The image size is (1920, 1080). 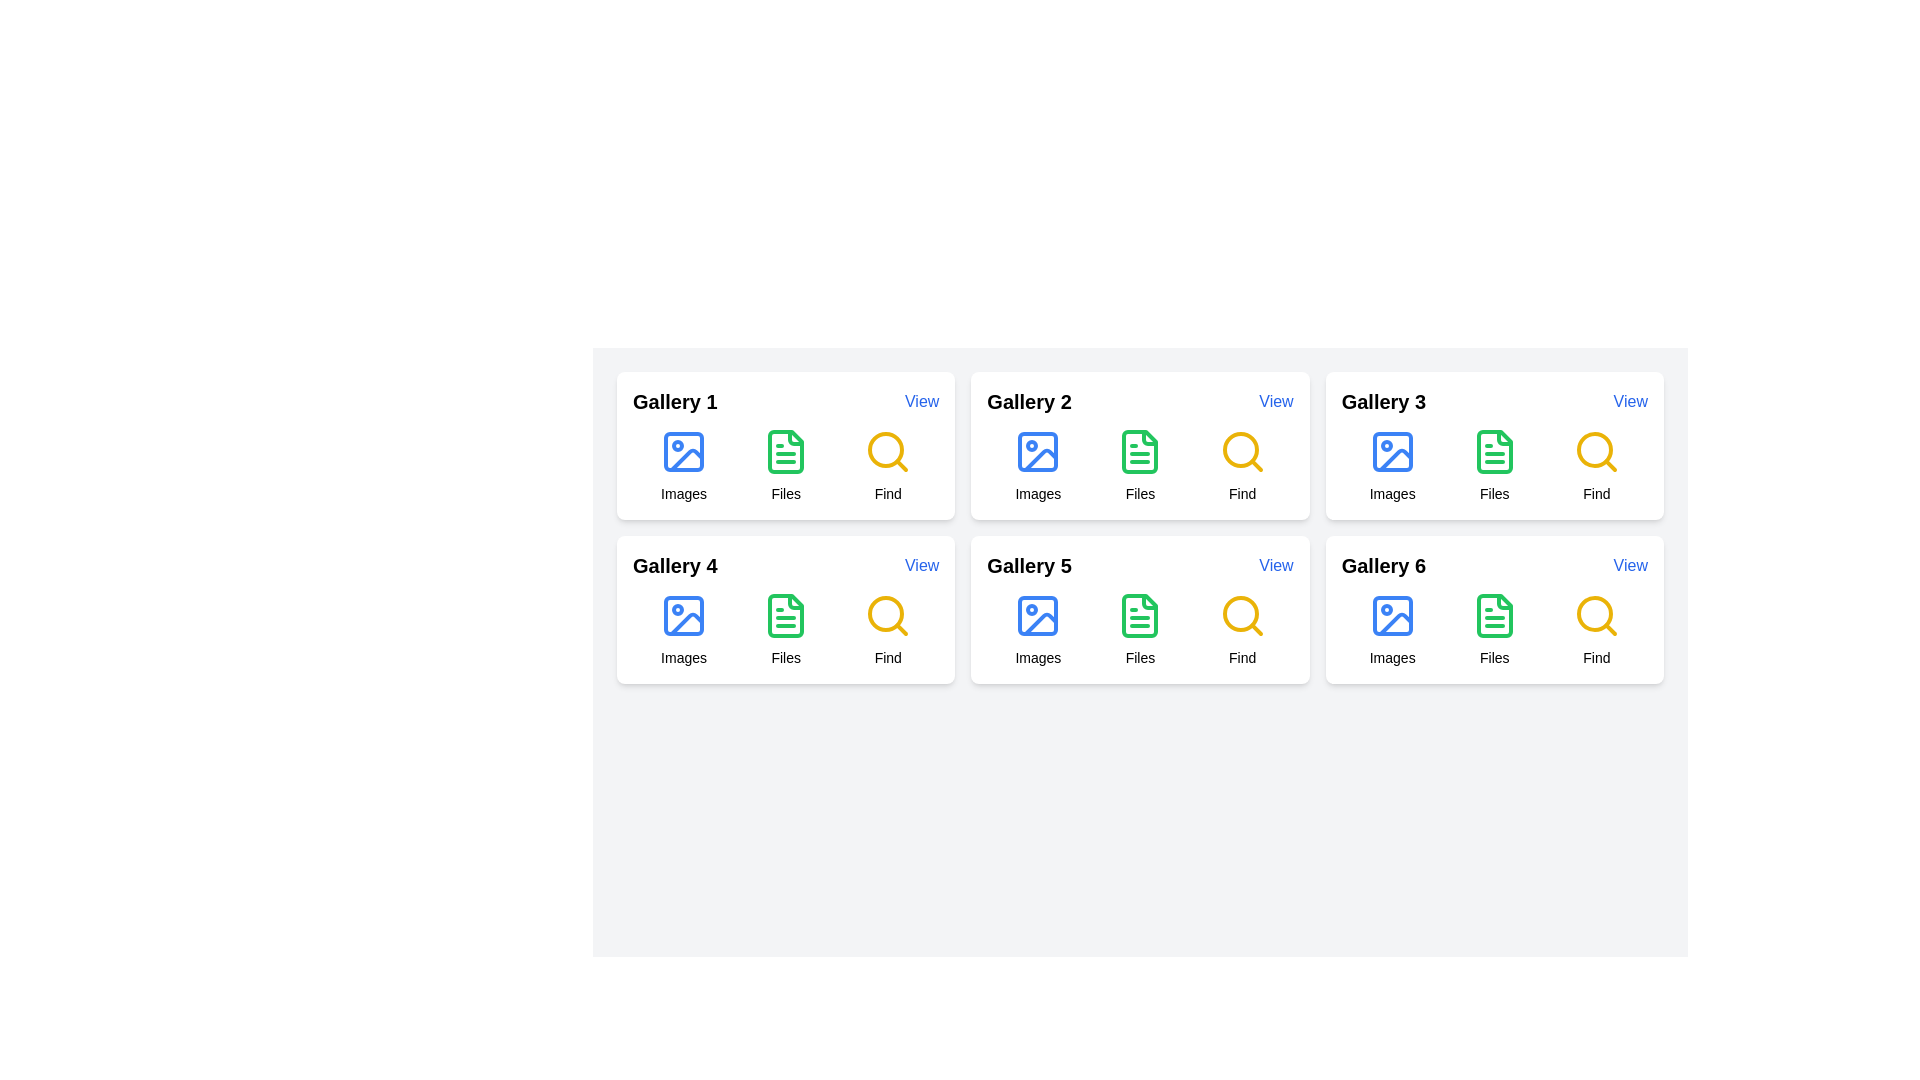 I want to click on the blue 'View' link adjacent to the title 'Gallery 3', so click(x=1630, y=401).